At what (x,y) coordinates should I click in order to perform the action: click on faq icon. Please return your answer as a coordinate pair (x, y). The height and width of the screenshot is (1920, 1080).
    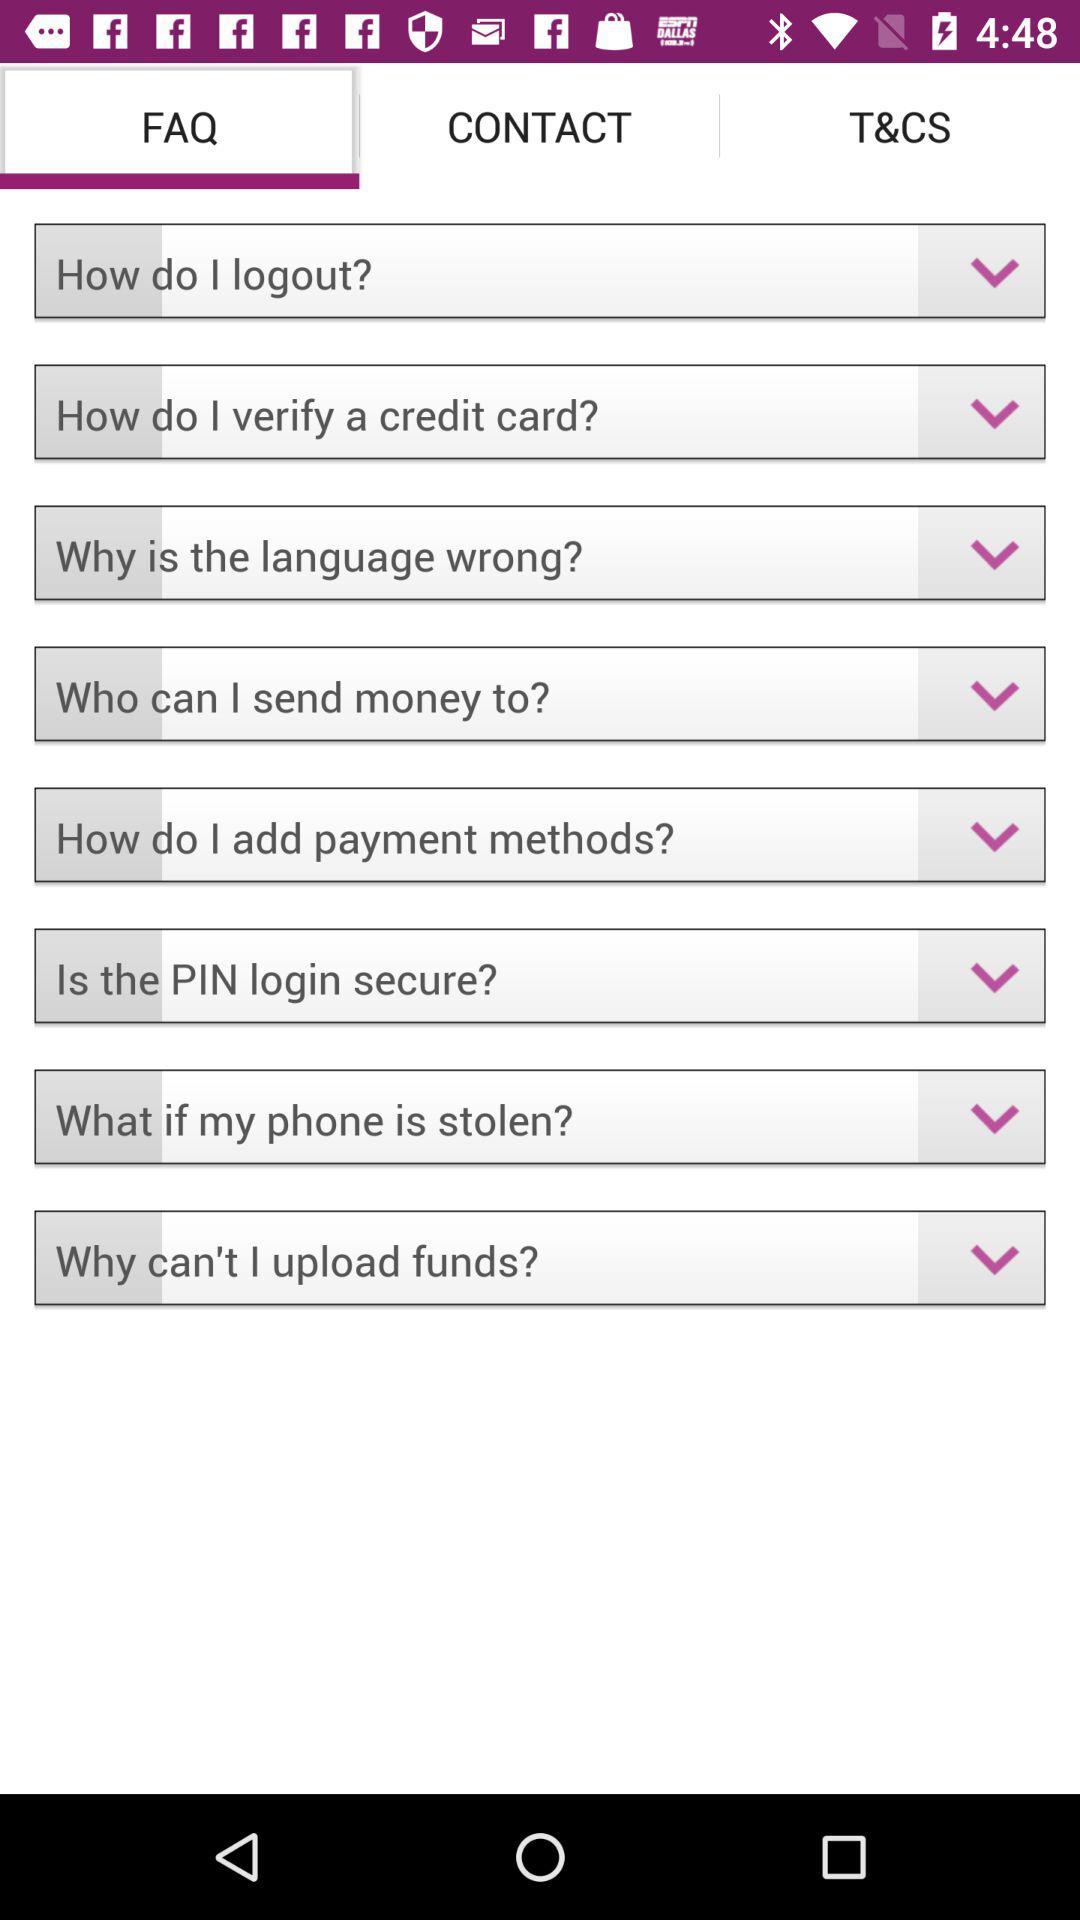
    Looking at the image, I should click on (178, 124).